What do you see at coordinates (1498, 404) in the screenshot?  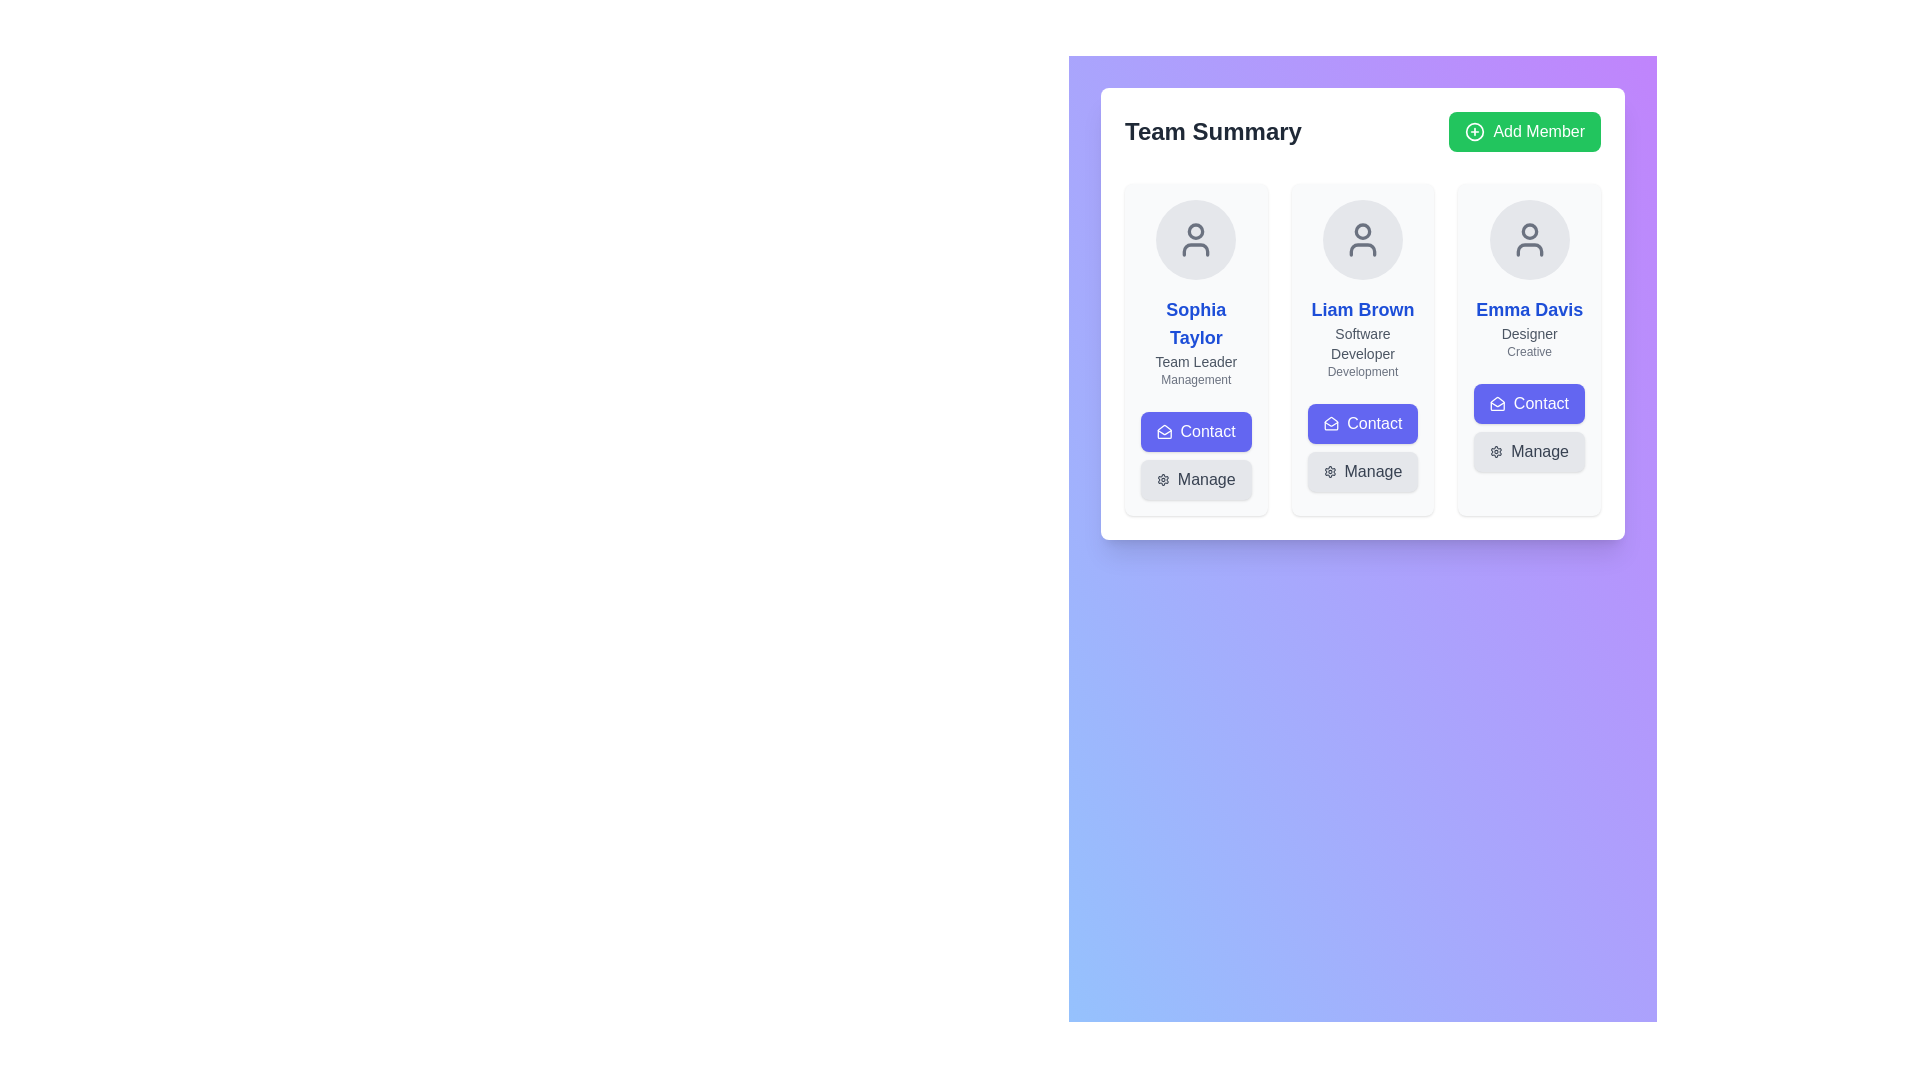 I see `the mail icon shaped like an envelope located in the lower section of Emma Davis's card, next to the 'Contact' button` at bounding box center [1498, 404].